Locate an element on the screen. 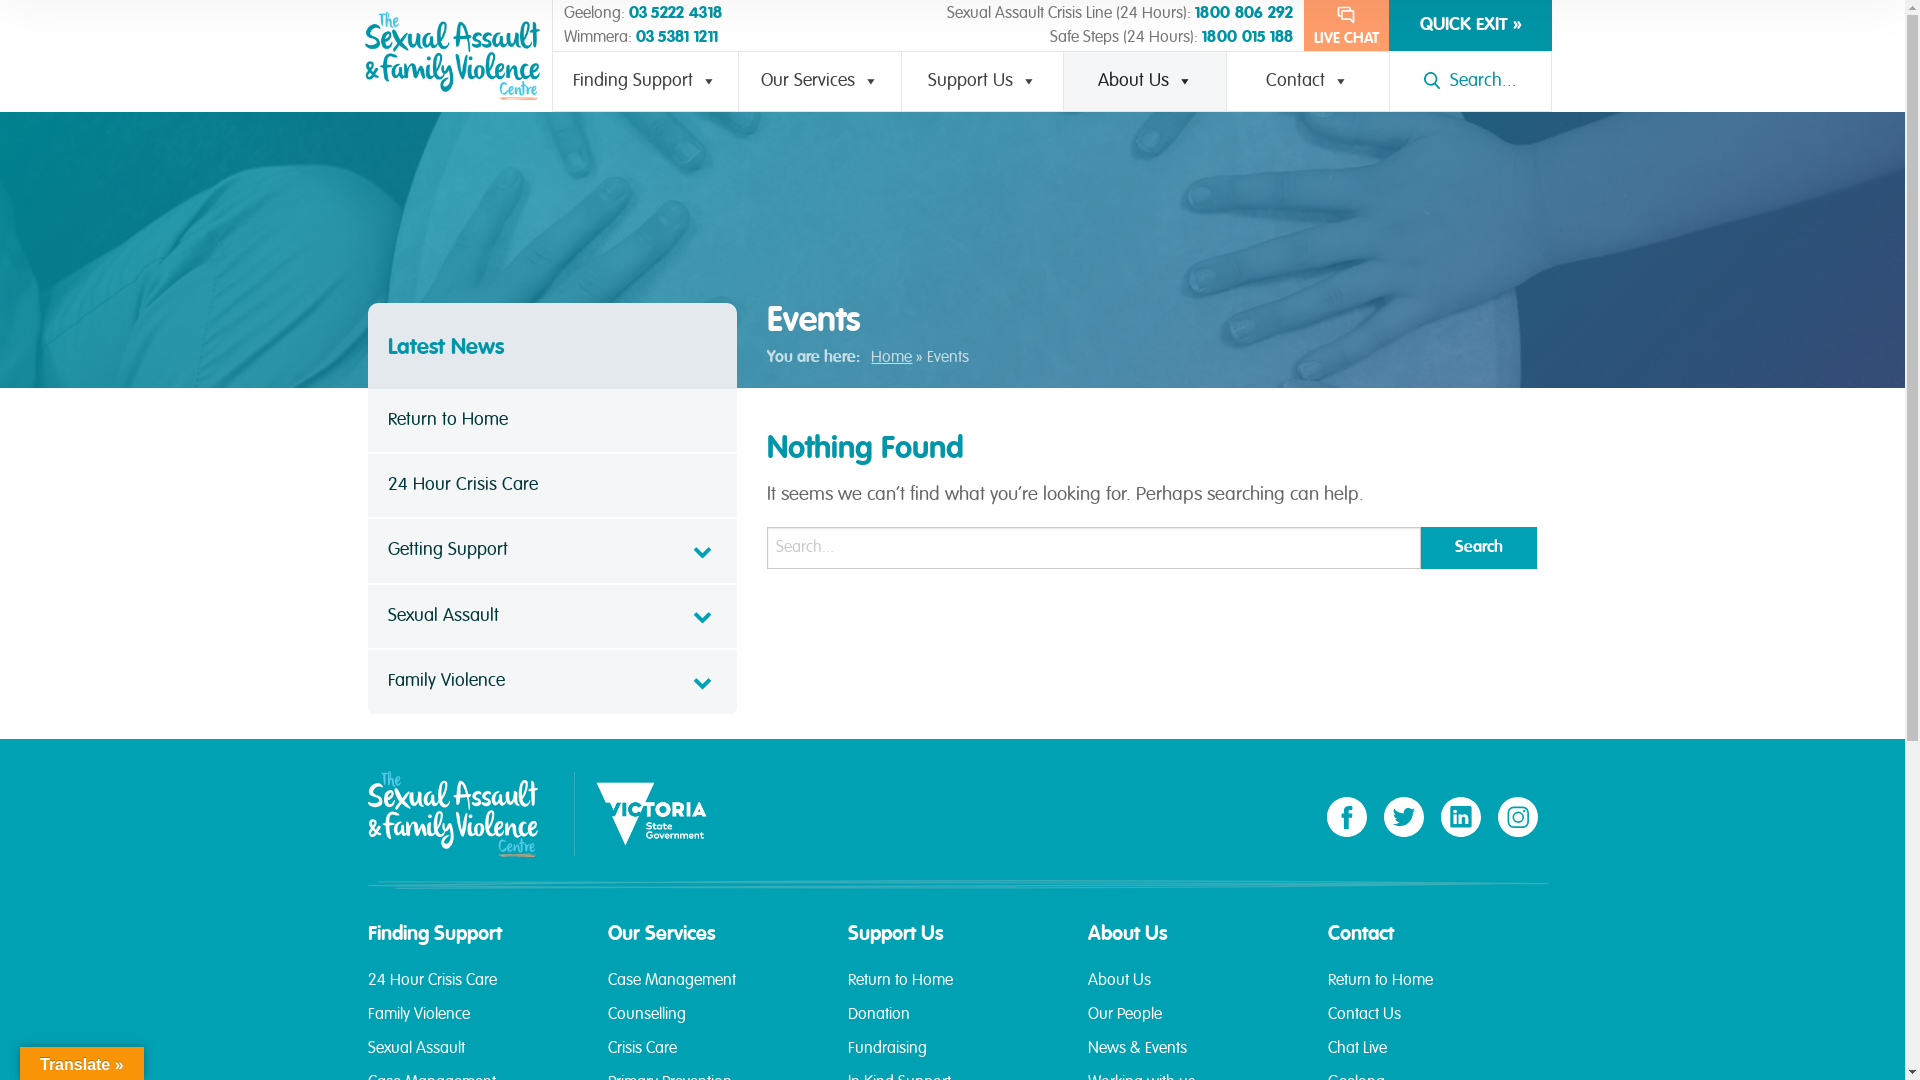 This screenshot has height=1080, width=1920. '24 Hour Crisis Care' is located at coordinates (472, 990).